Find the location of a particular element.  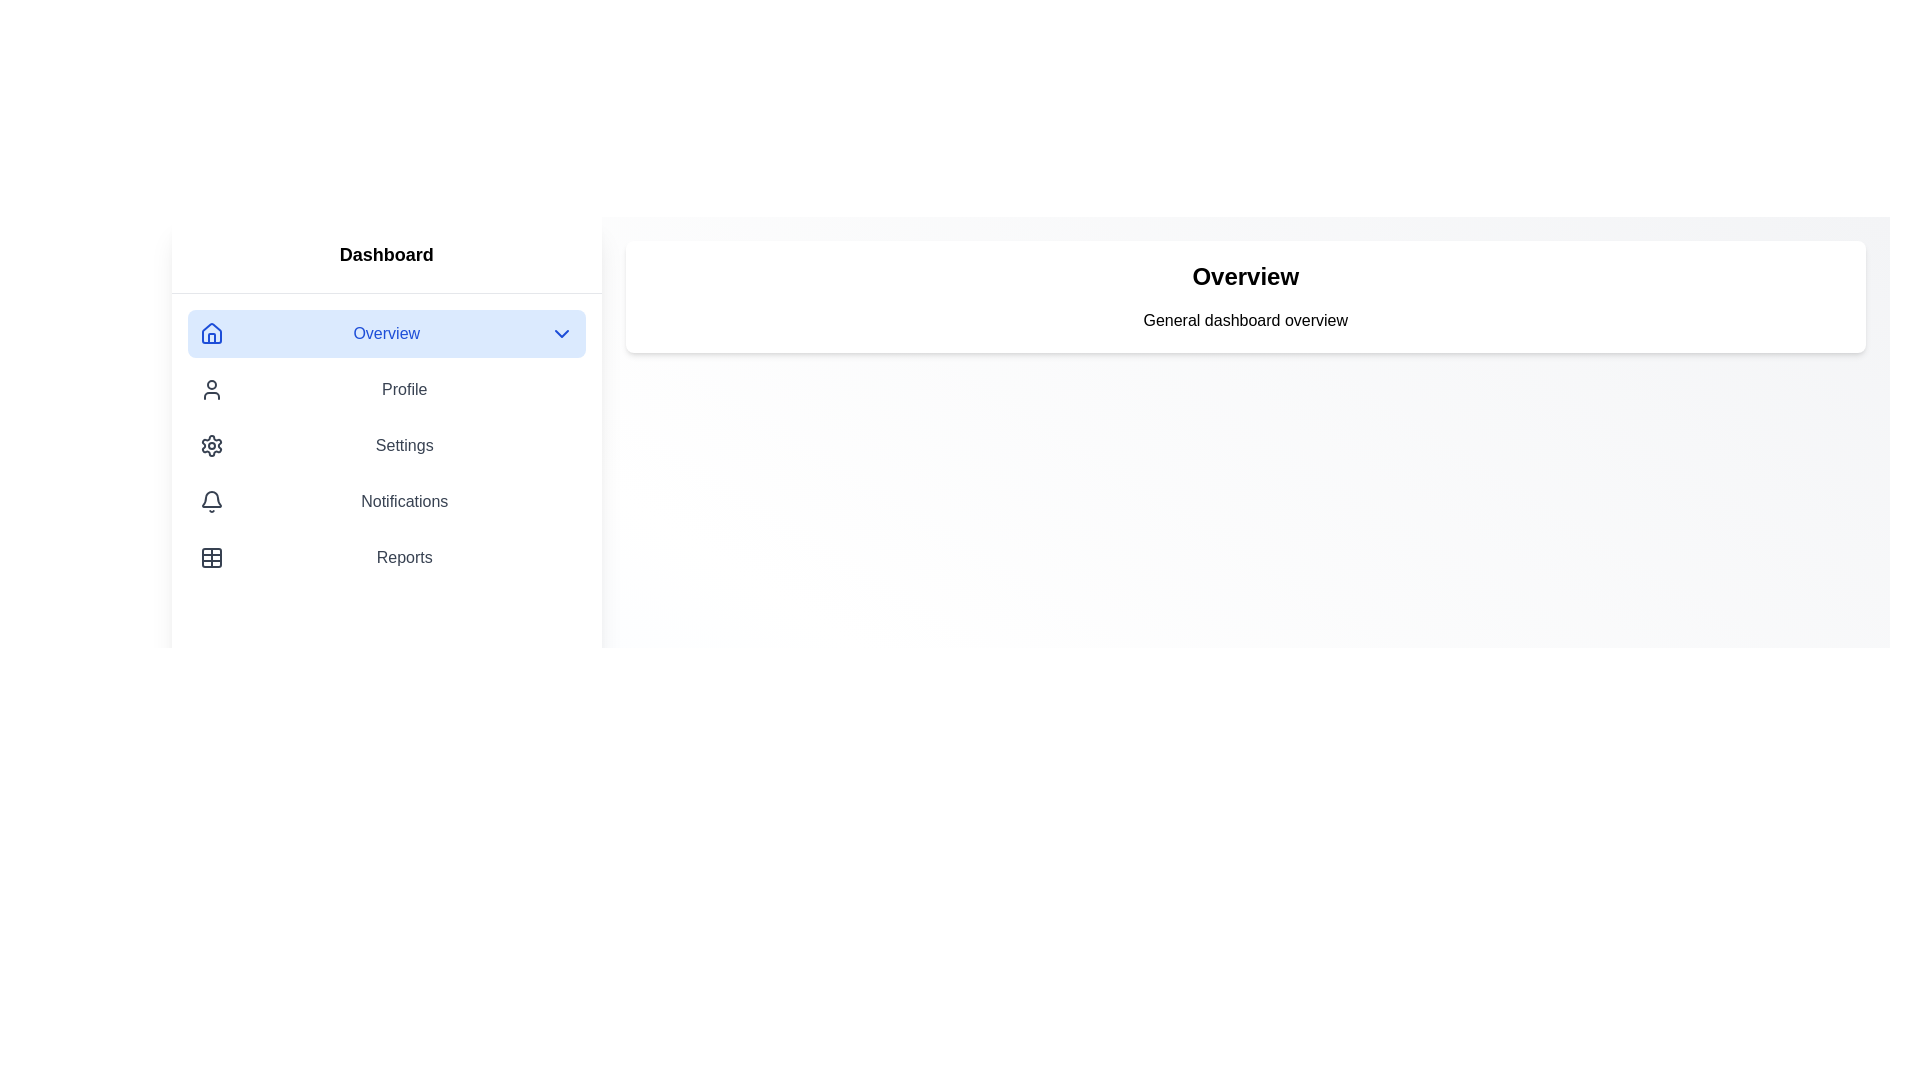

the menu item Overview in the sidebar to navigate to its respective content is located at coordinates (386, 333).